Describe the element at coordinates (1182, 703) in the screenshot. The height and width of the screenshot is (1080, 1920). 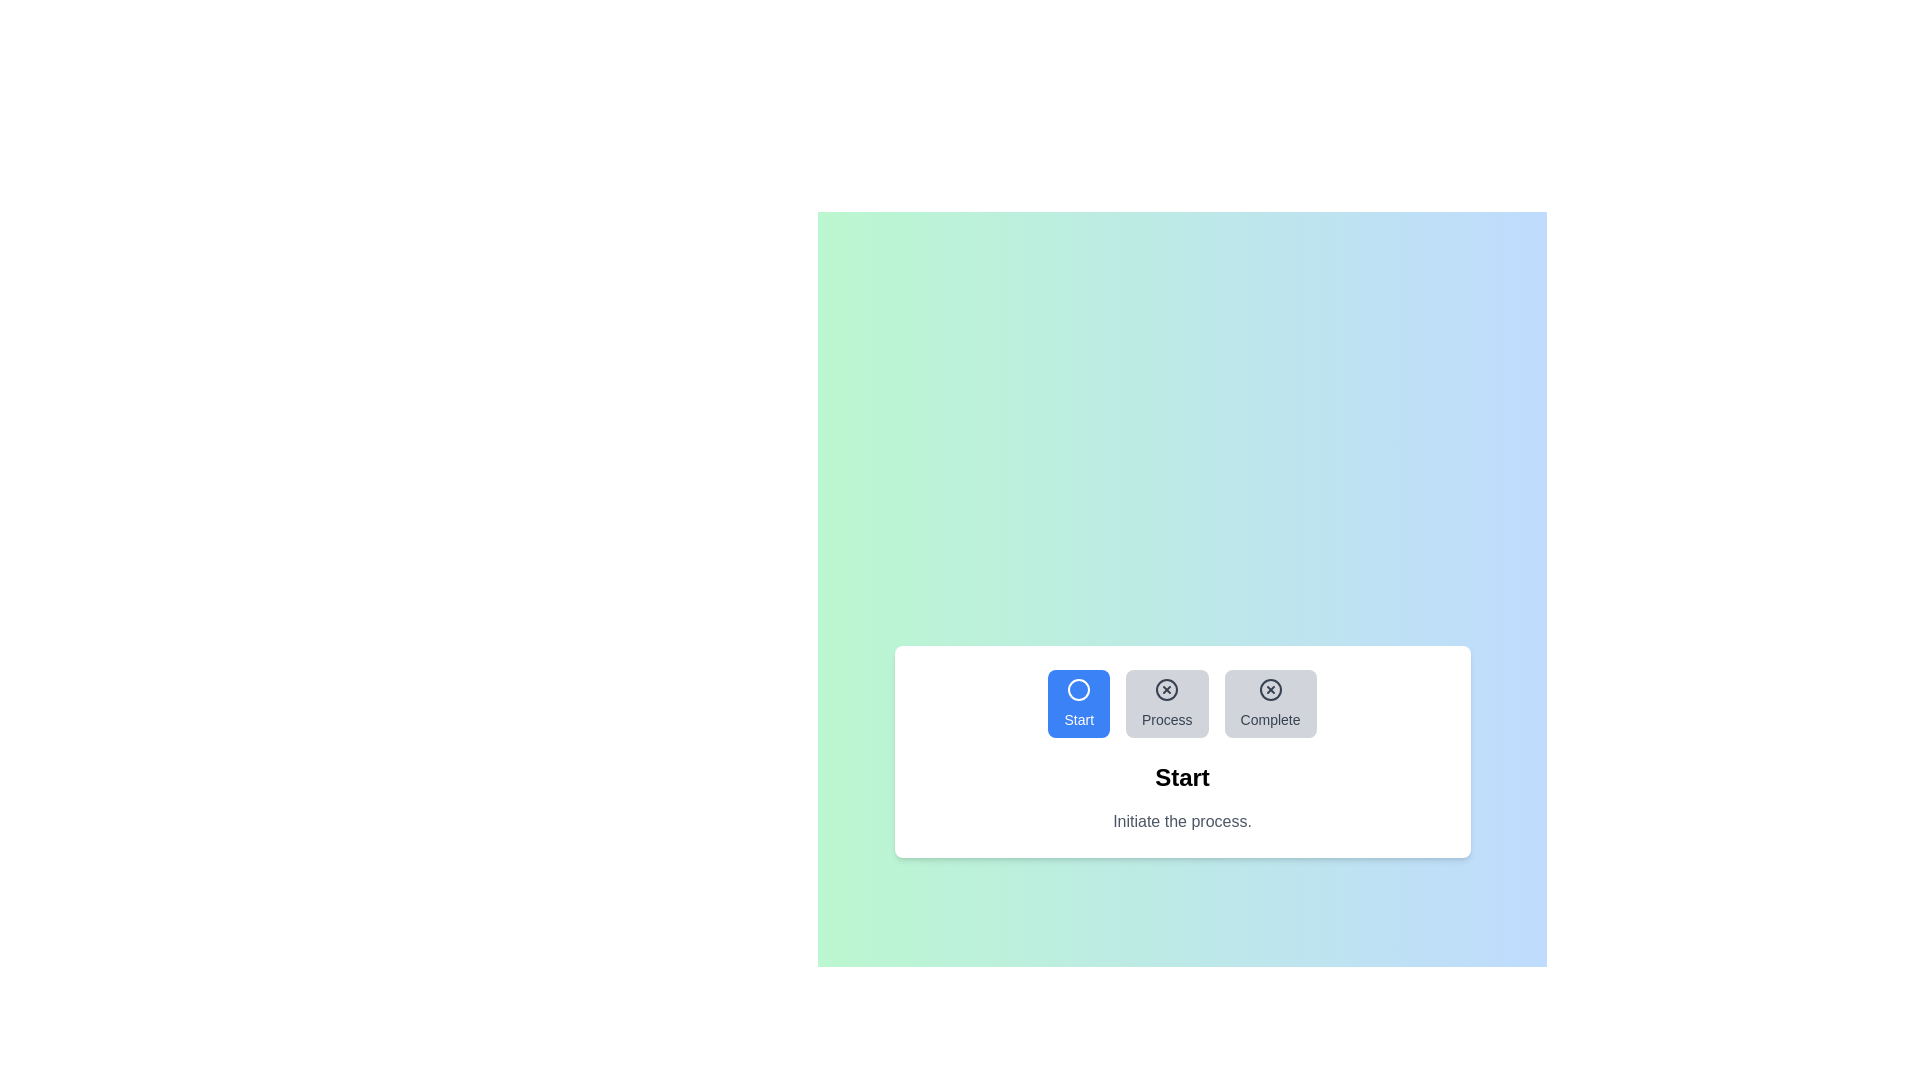
I see `the central 'Process' button in the horizontal navigation bar` at that location.